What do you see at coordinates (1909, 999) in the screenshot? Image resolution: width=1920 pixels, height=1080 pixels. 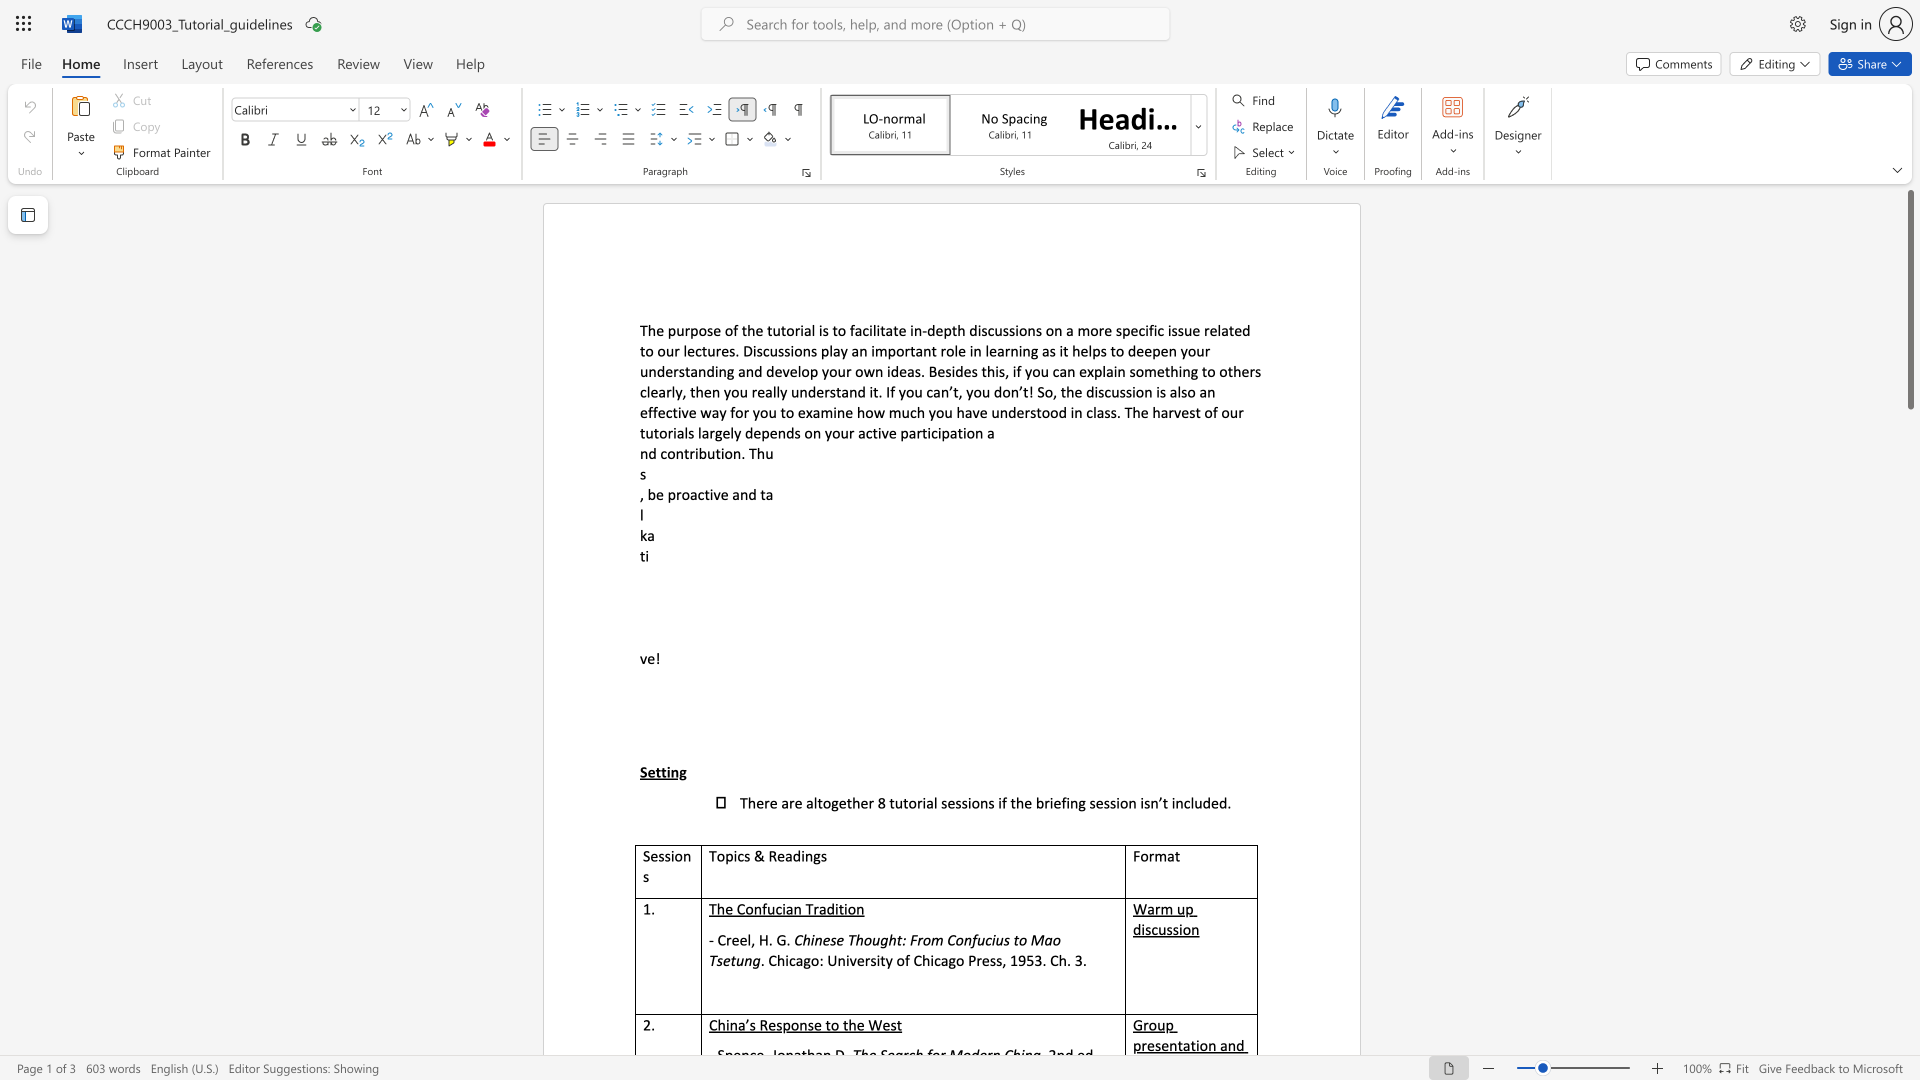 I see `the page's right scrollbar for downward movement` at bounding box center [1909, 999].